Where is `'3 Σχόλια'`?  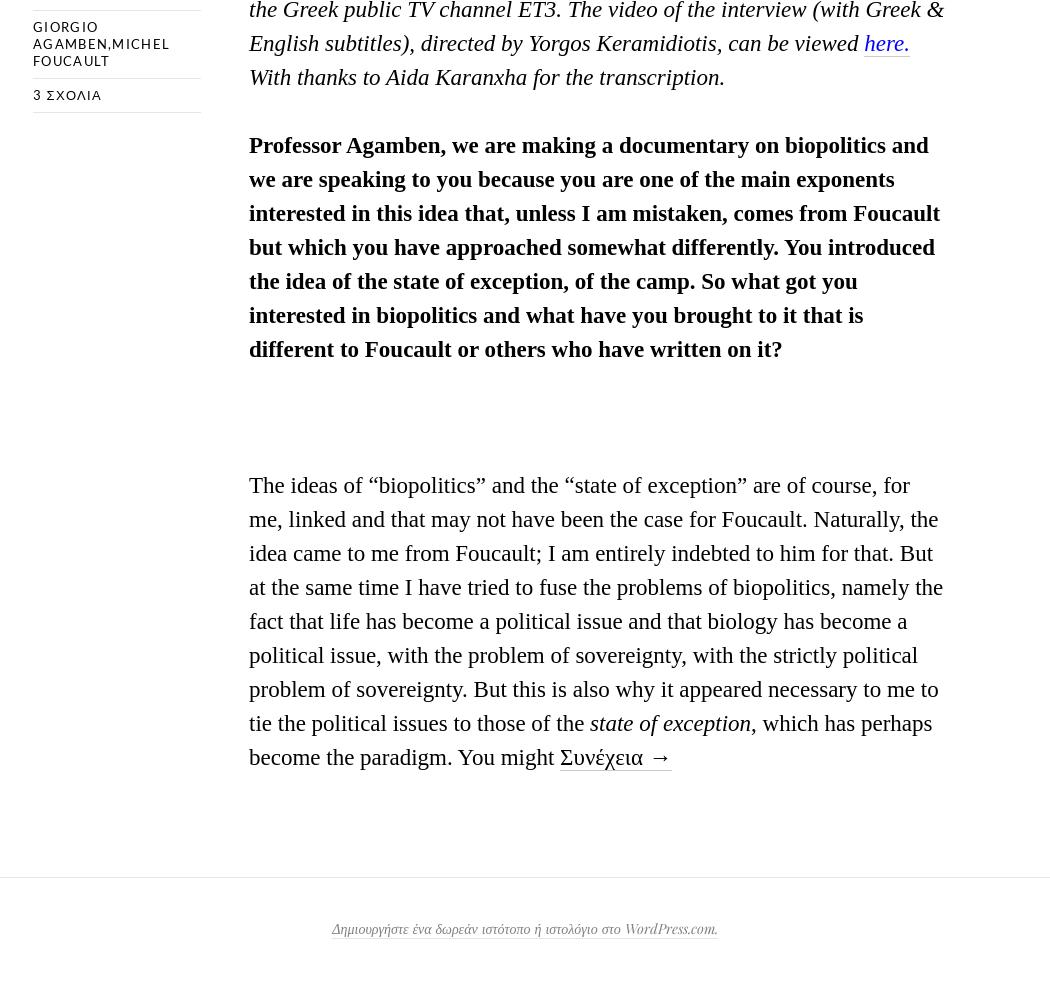 '3 Σχόλια' is located at coordinates (65, 93).